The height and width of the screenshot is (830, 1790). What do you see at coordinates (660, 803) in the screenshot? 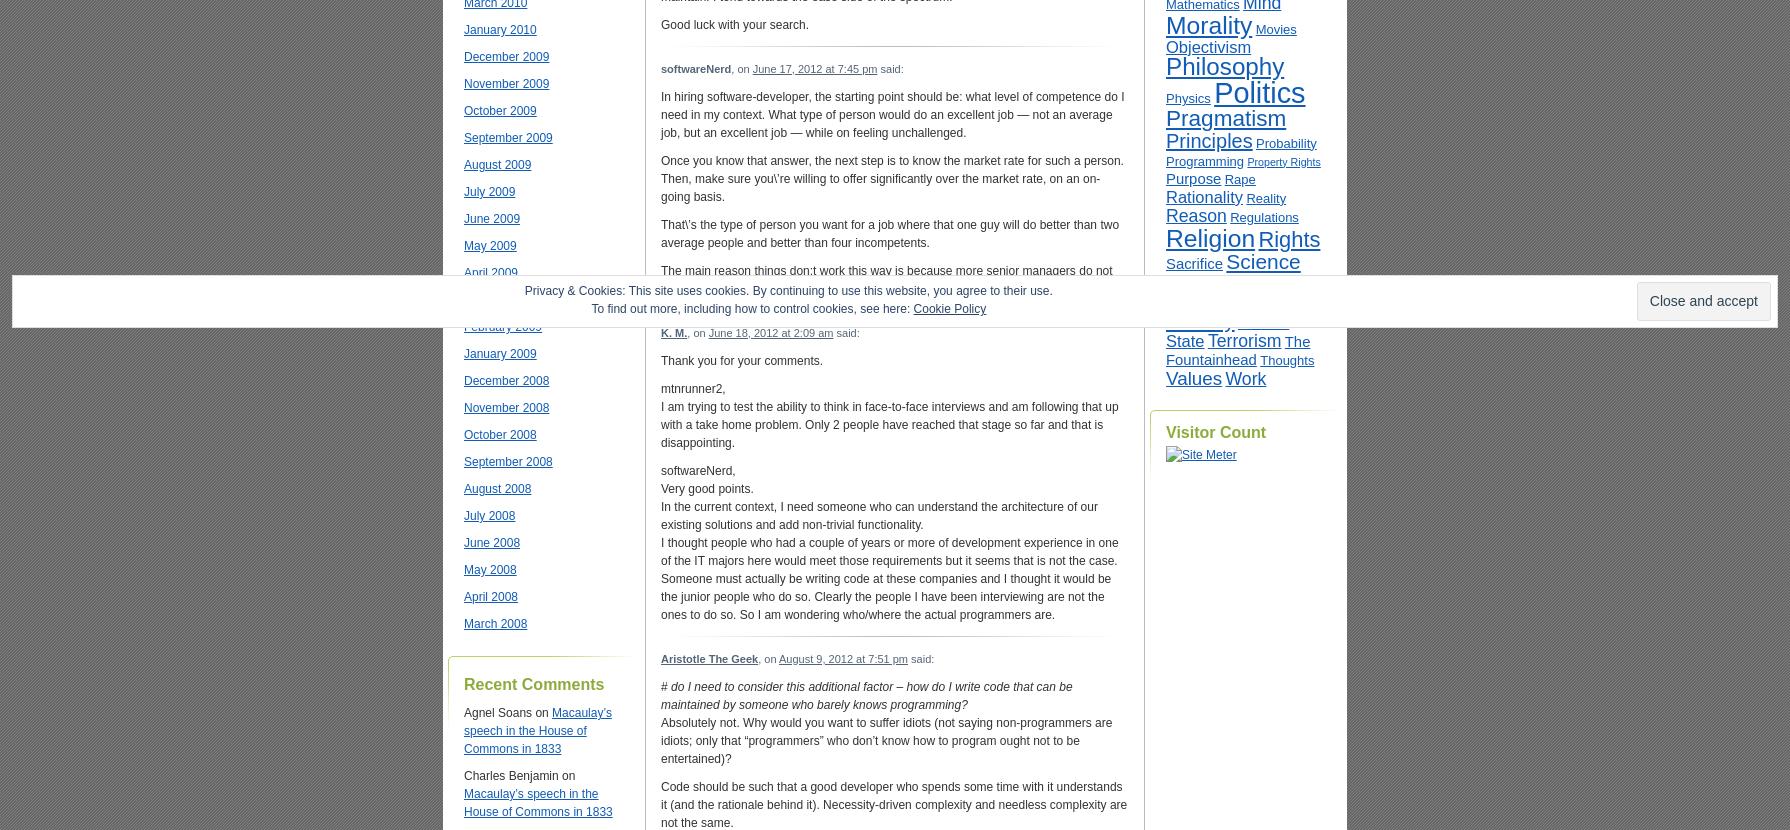
I see `'Code should be such that a good developer who spends some time with it understands it (and the rationale behind it). Necessity-driven complexity and needless complexity are not the same.'` at bounding box center [660, 803].